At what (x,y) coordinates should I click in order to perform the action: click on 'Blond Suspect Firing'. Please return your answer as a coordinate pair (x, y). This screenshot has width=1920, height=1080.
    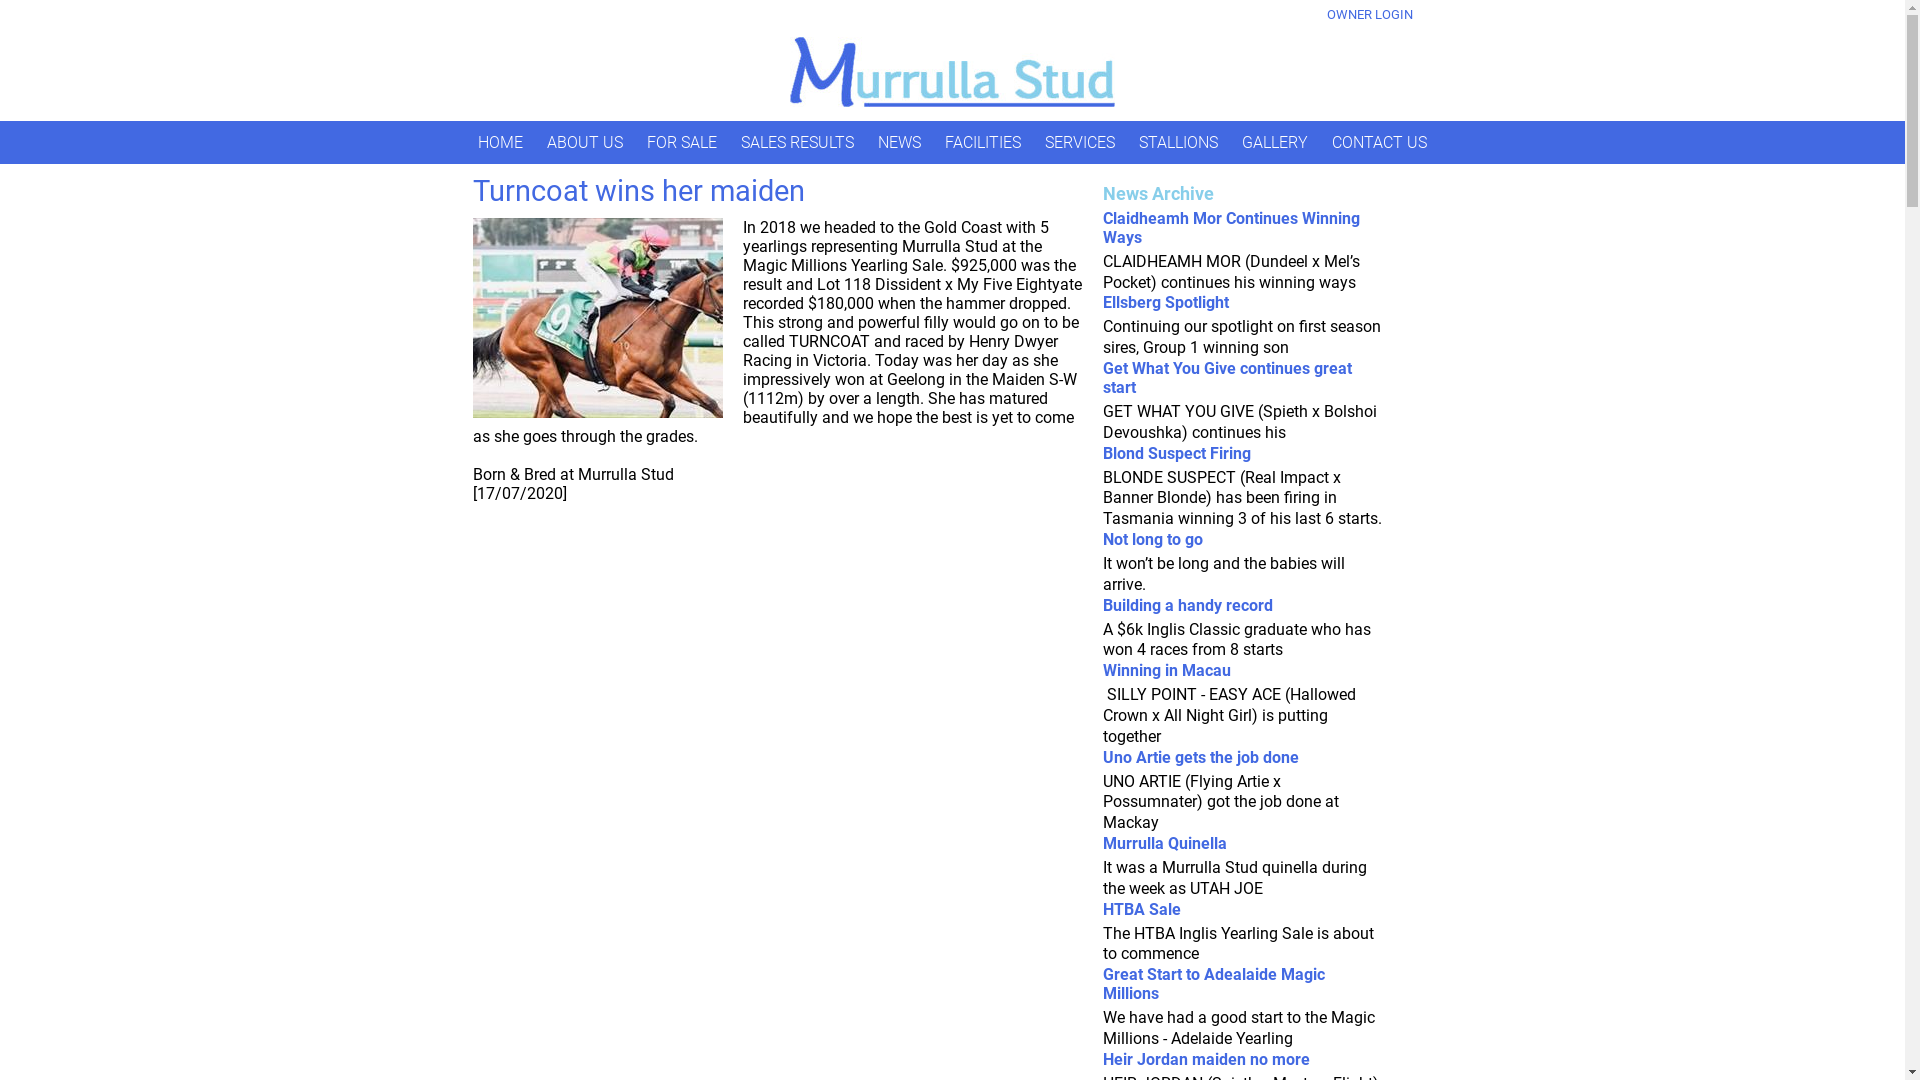
    Looking at the image, I should click on (1176, 453).